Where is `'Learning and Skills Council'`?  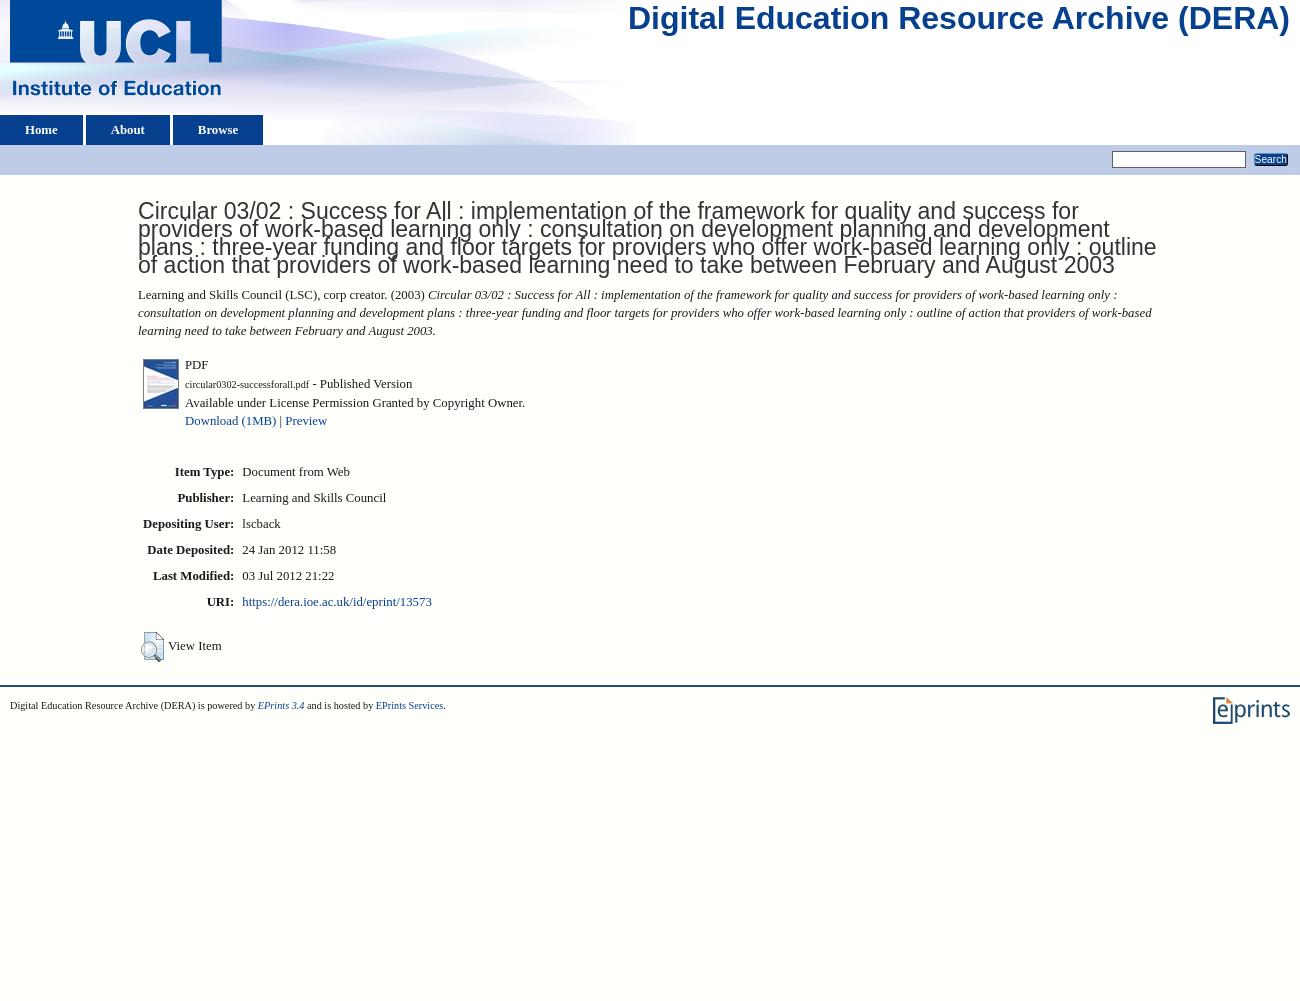 'Learning and Skills Council' is located at coordinates (313, 497).